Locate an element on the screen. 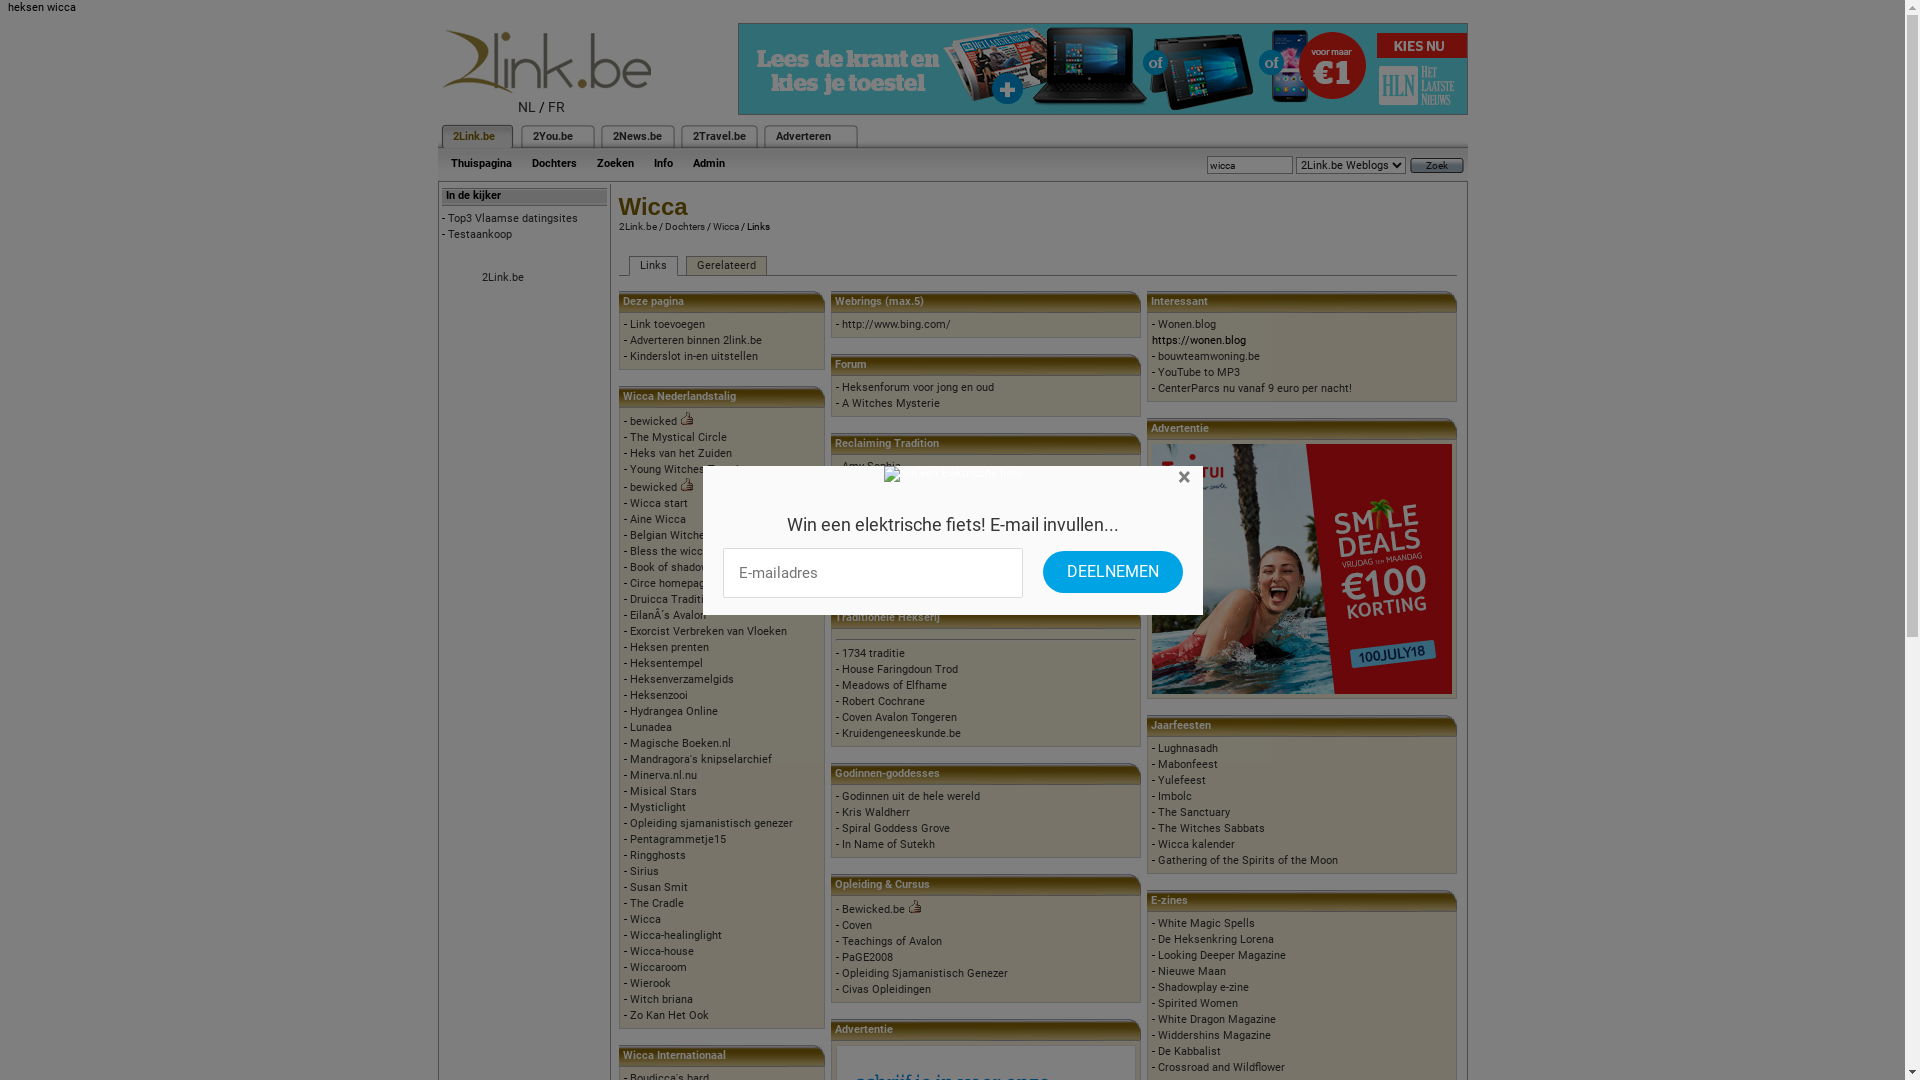 The height and width of the screenshot is (1080, 1920). 'Adverteren binnen 2link.be' is located at coordinates (696, 339).